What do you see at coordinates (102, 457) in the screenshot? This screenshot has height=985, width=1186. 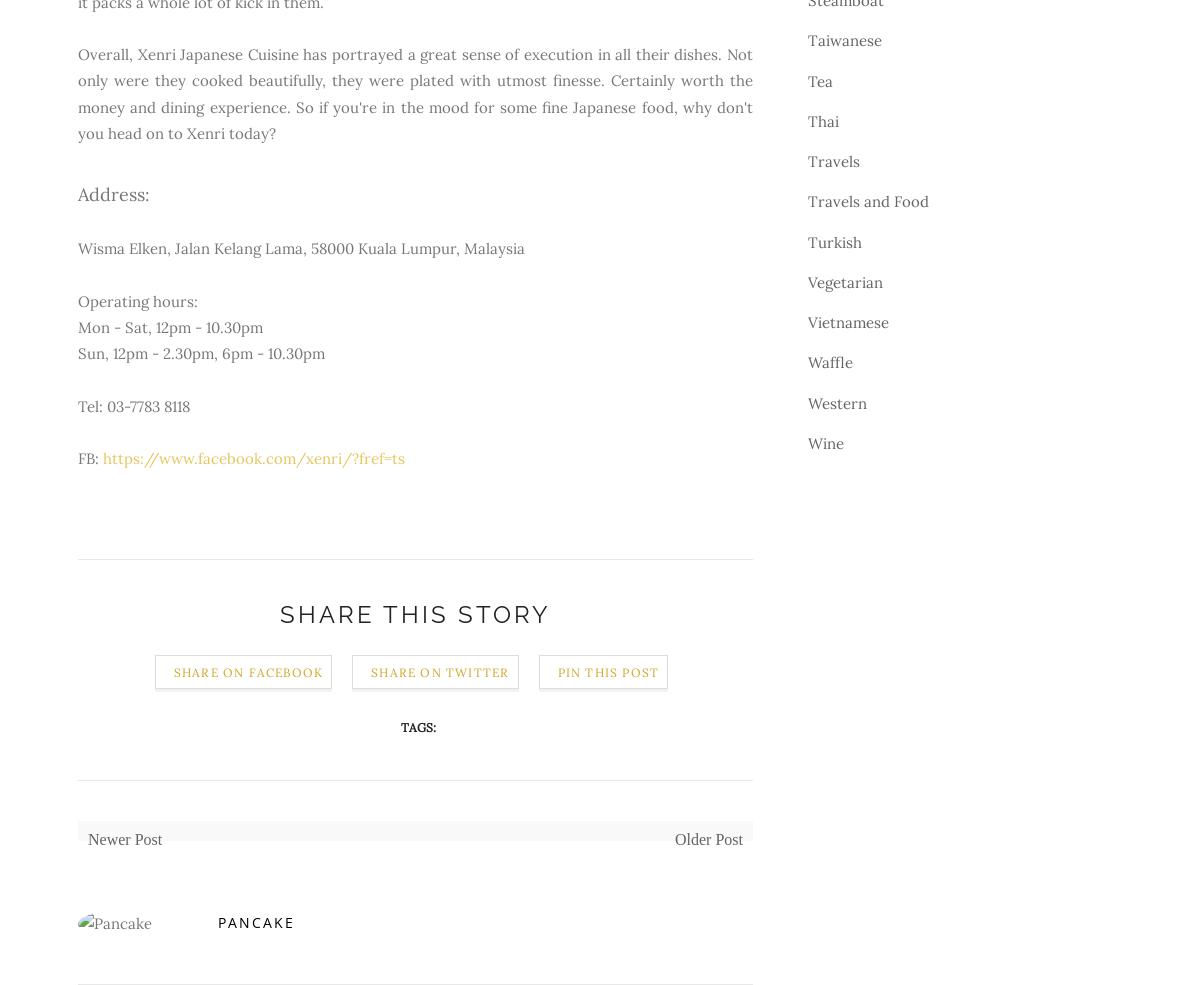 I see `'https://www.facebook.com/xenri/?fref=ts'` at bounding box center [102, 457].